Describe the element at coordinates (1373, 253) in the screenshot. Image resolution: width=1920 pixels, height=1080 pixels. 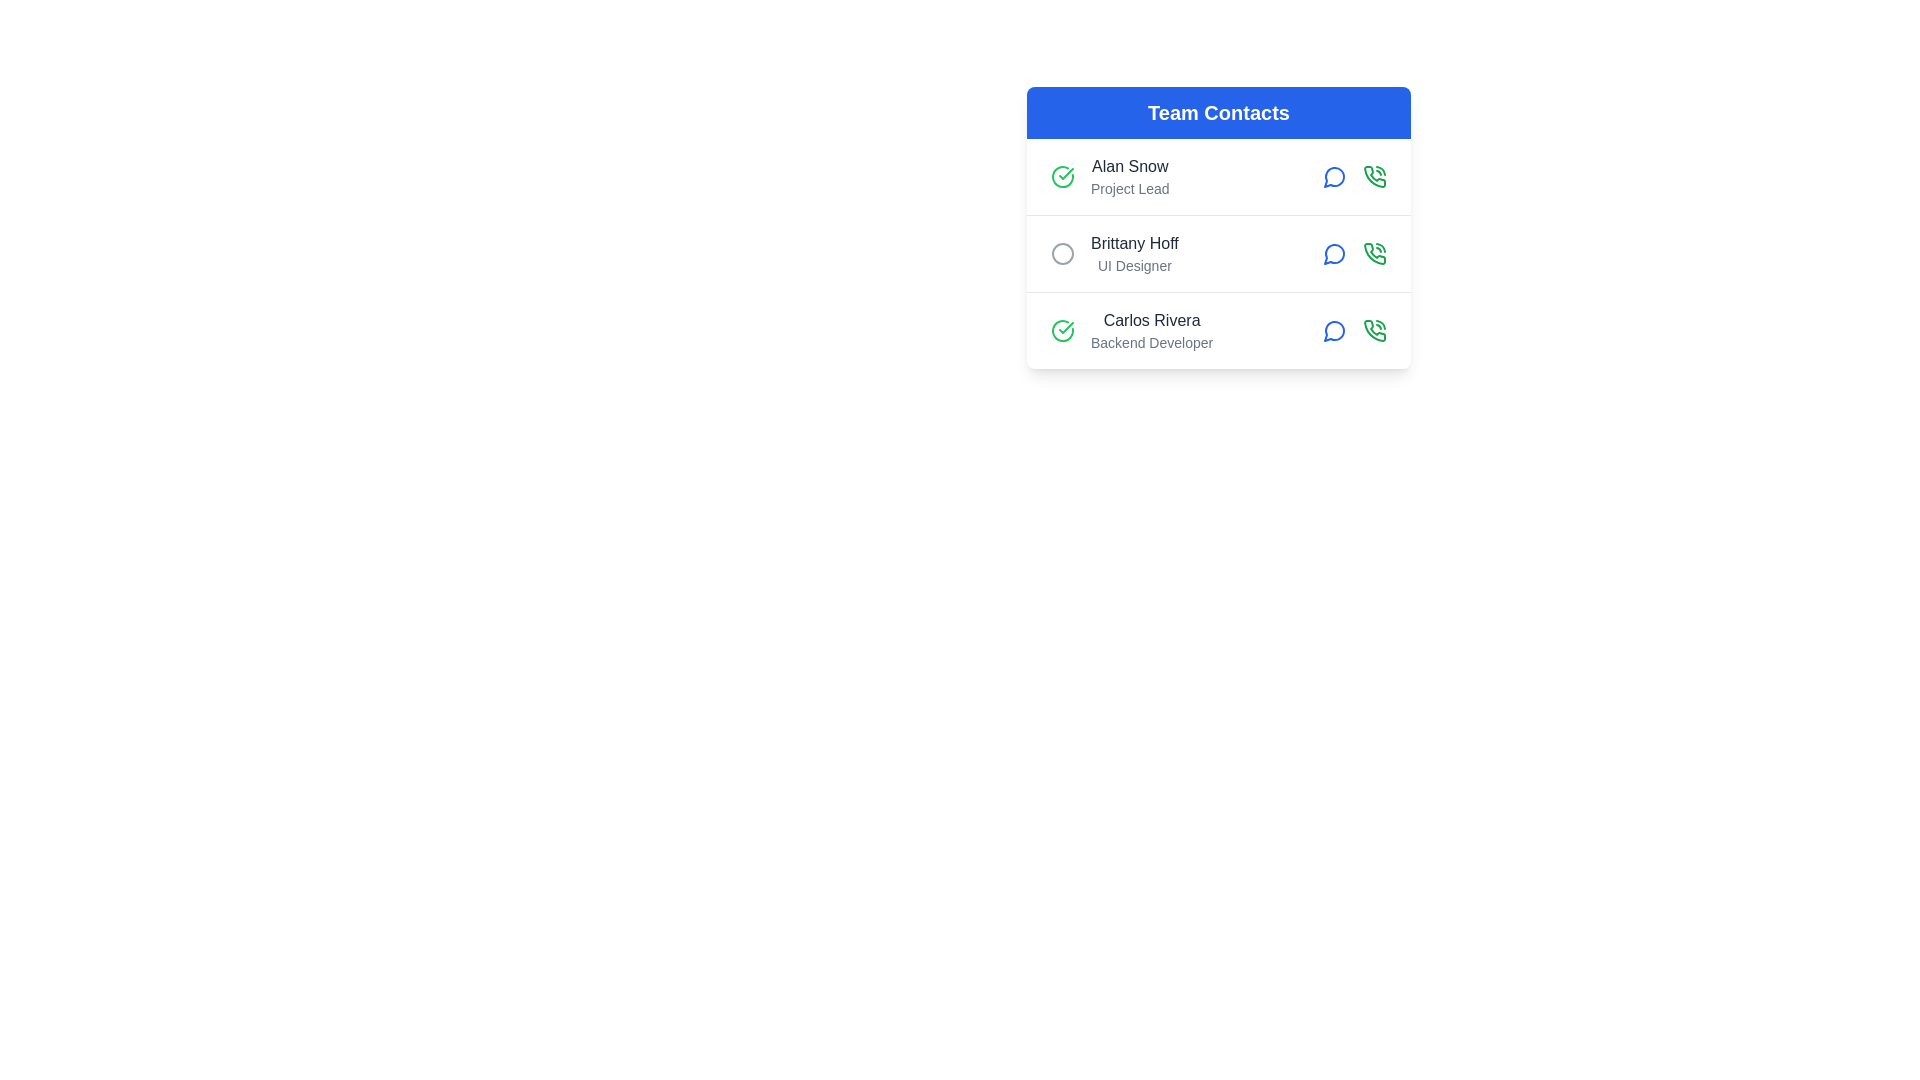
I see `the call icon for Brittany Hoff` at that location.